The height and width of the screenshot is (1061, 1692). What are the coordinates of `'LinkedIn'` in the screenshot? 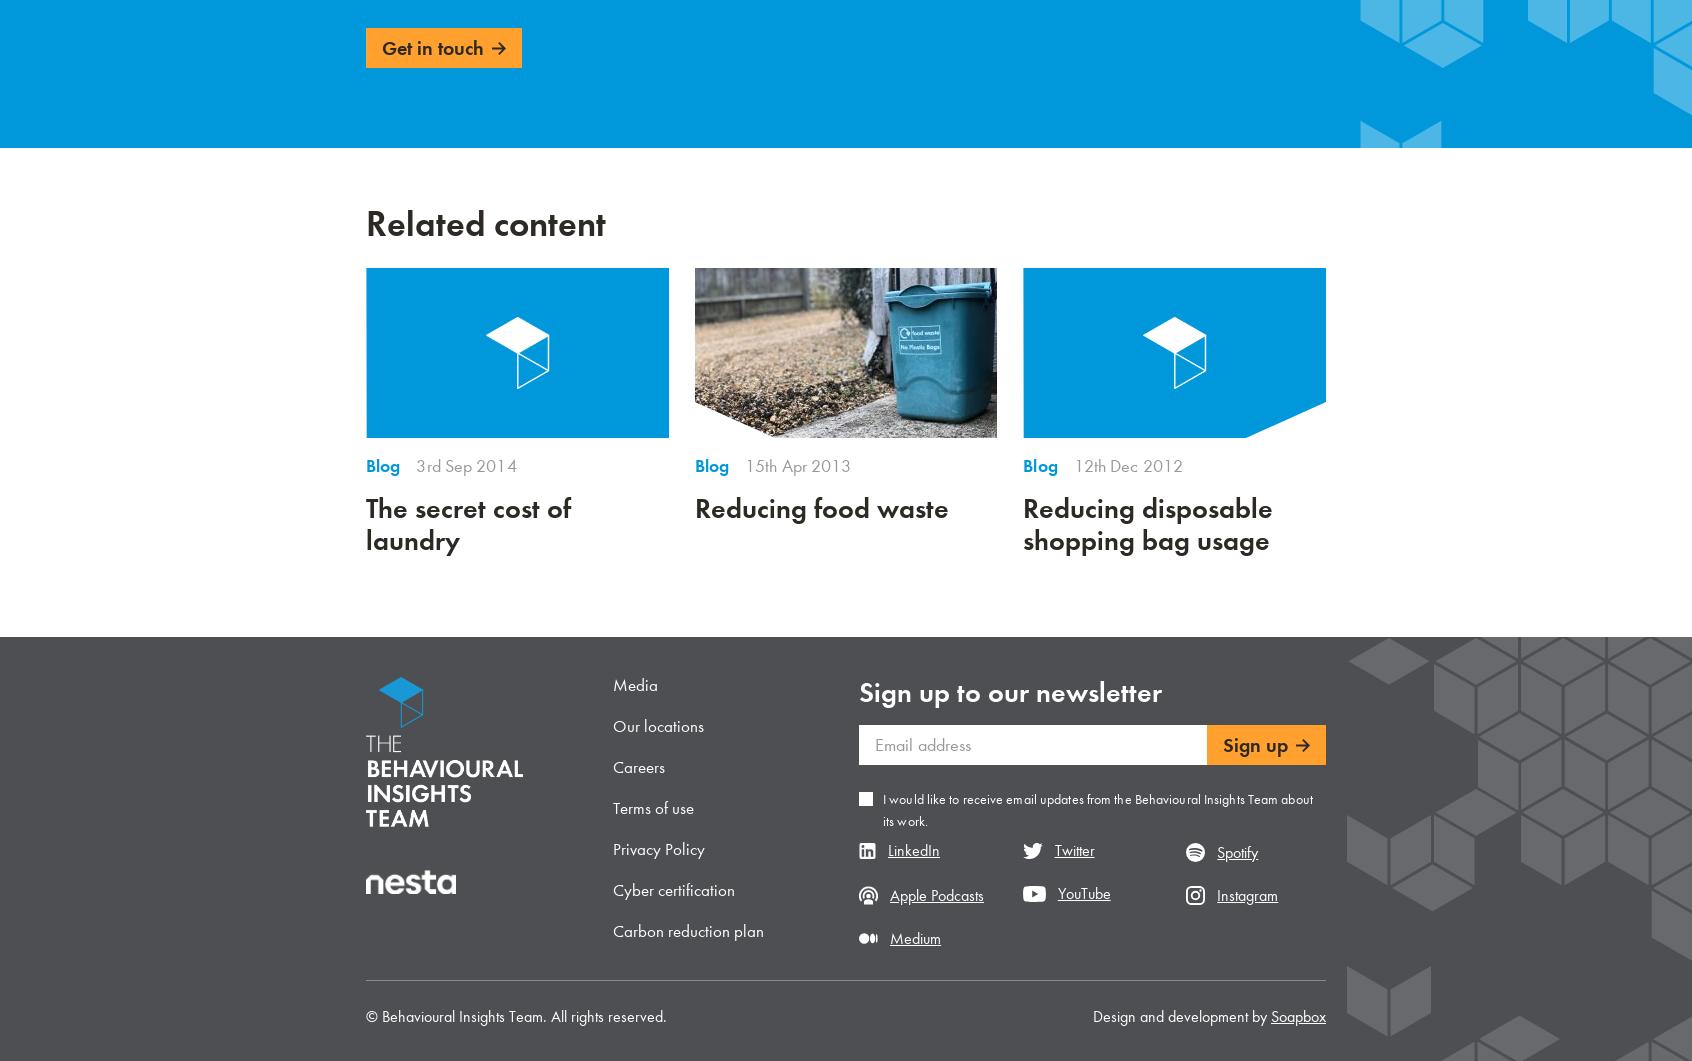 It's located at (913, 850).